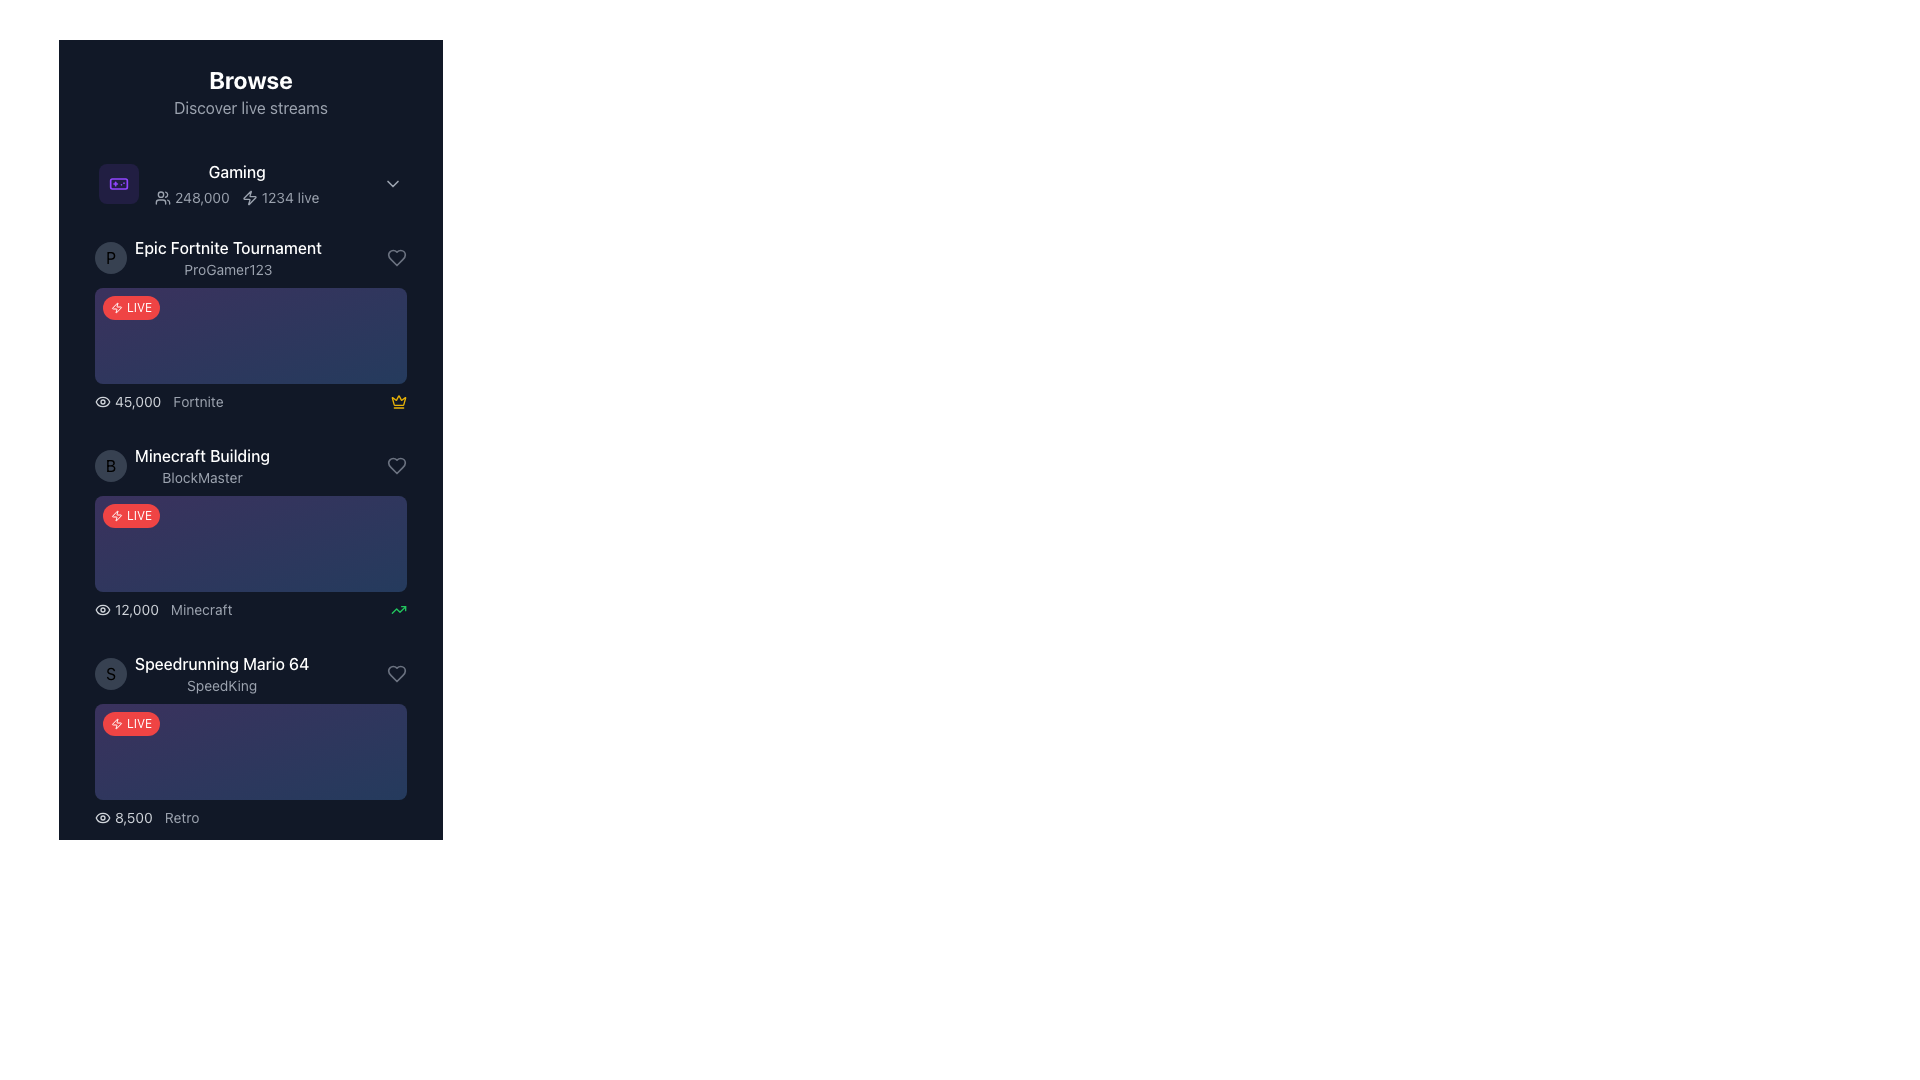 The height and width of the screenshot is (1080, 1920). Describe the element at coordinates (249, 466) in the screenshot. I see `the list item representing a content channel located between 'Epic Fortnite Tournament' and 'Speedrunning Mario 64' in the list view` at that location.